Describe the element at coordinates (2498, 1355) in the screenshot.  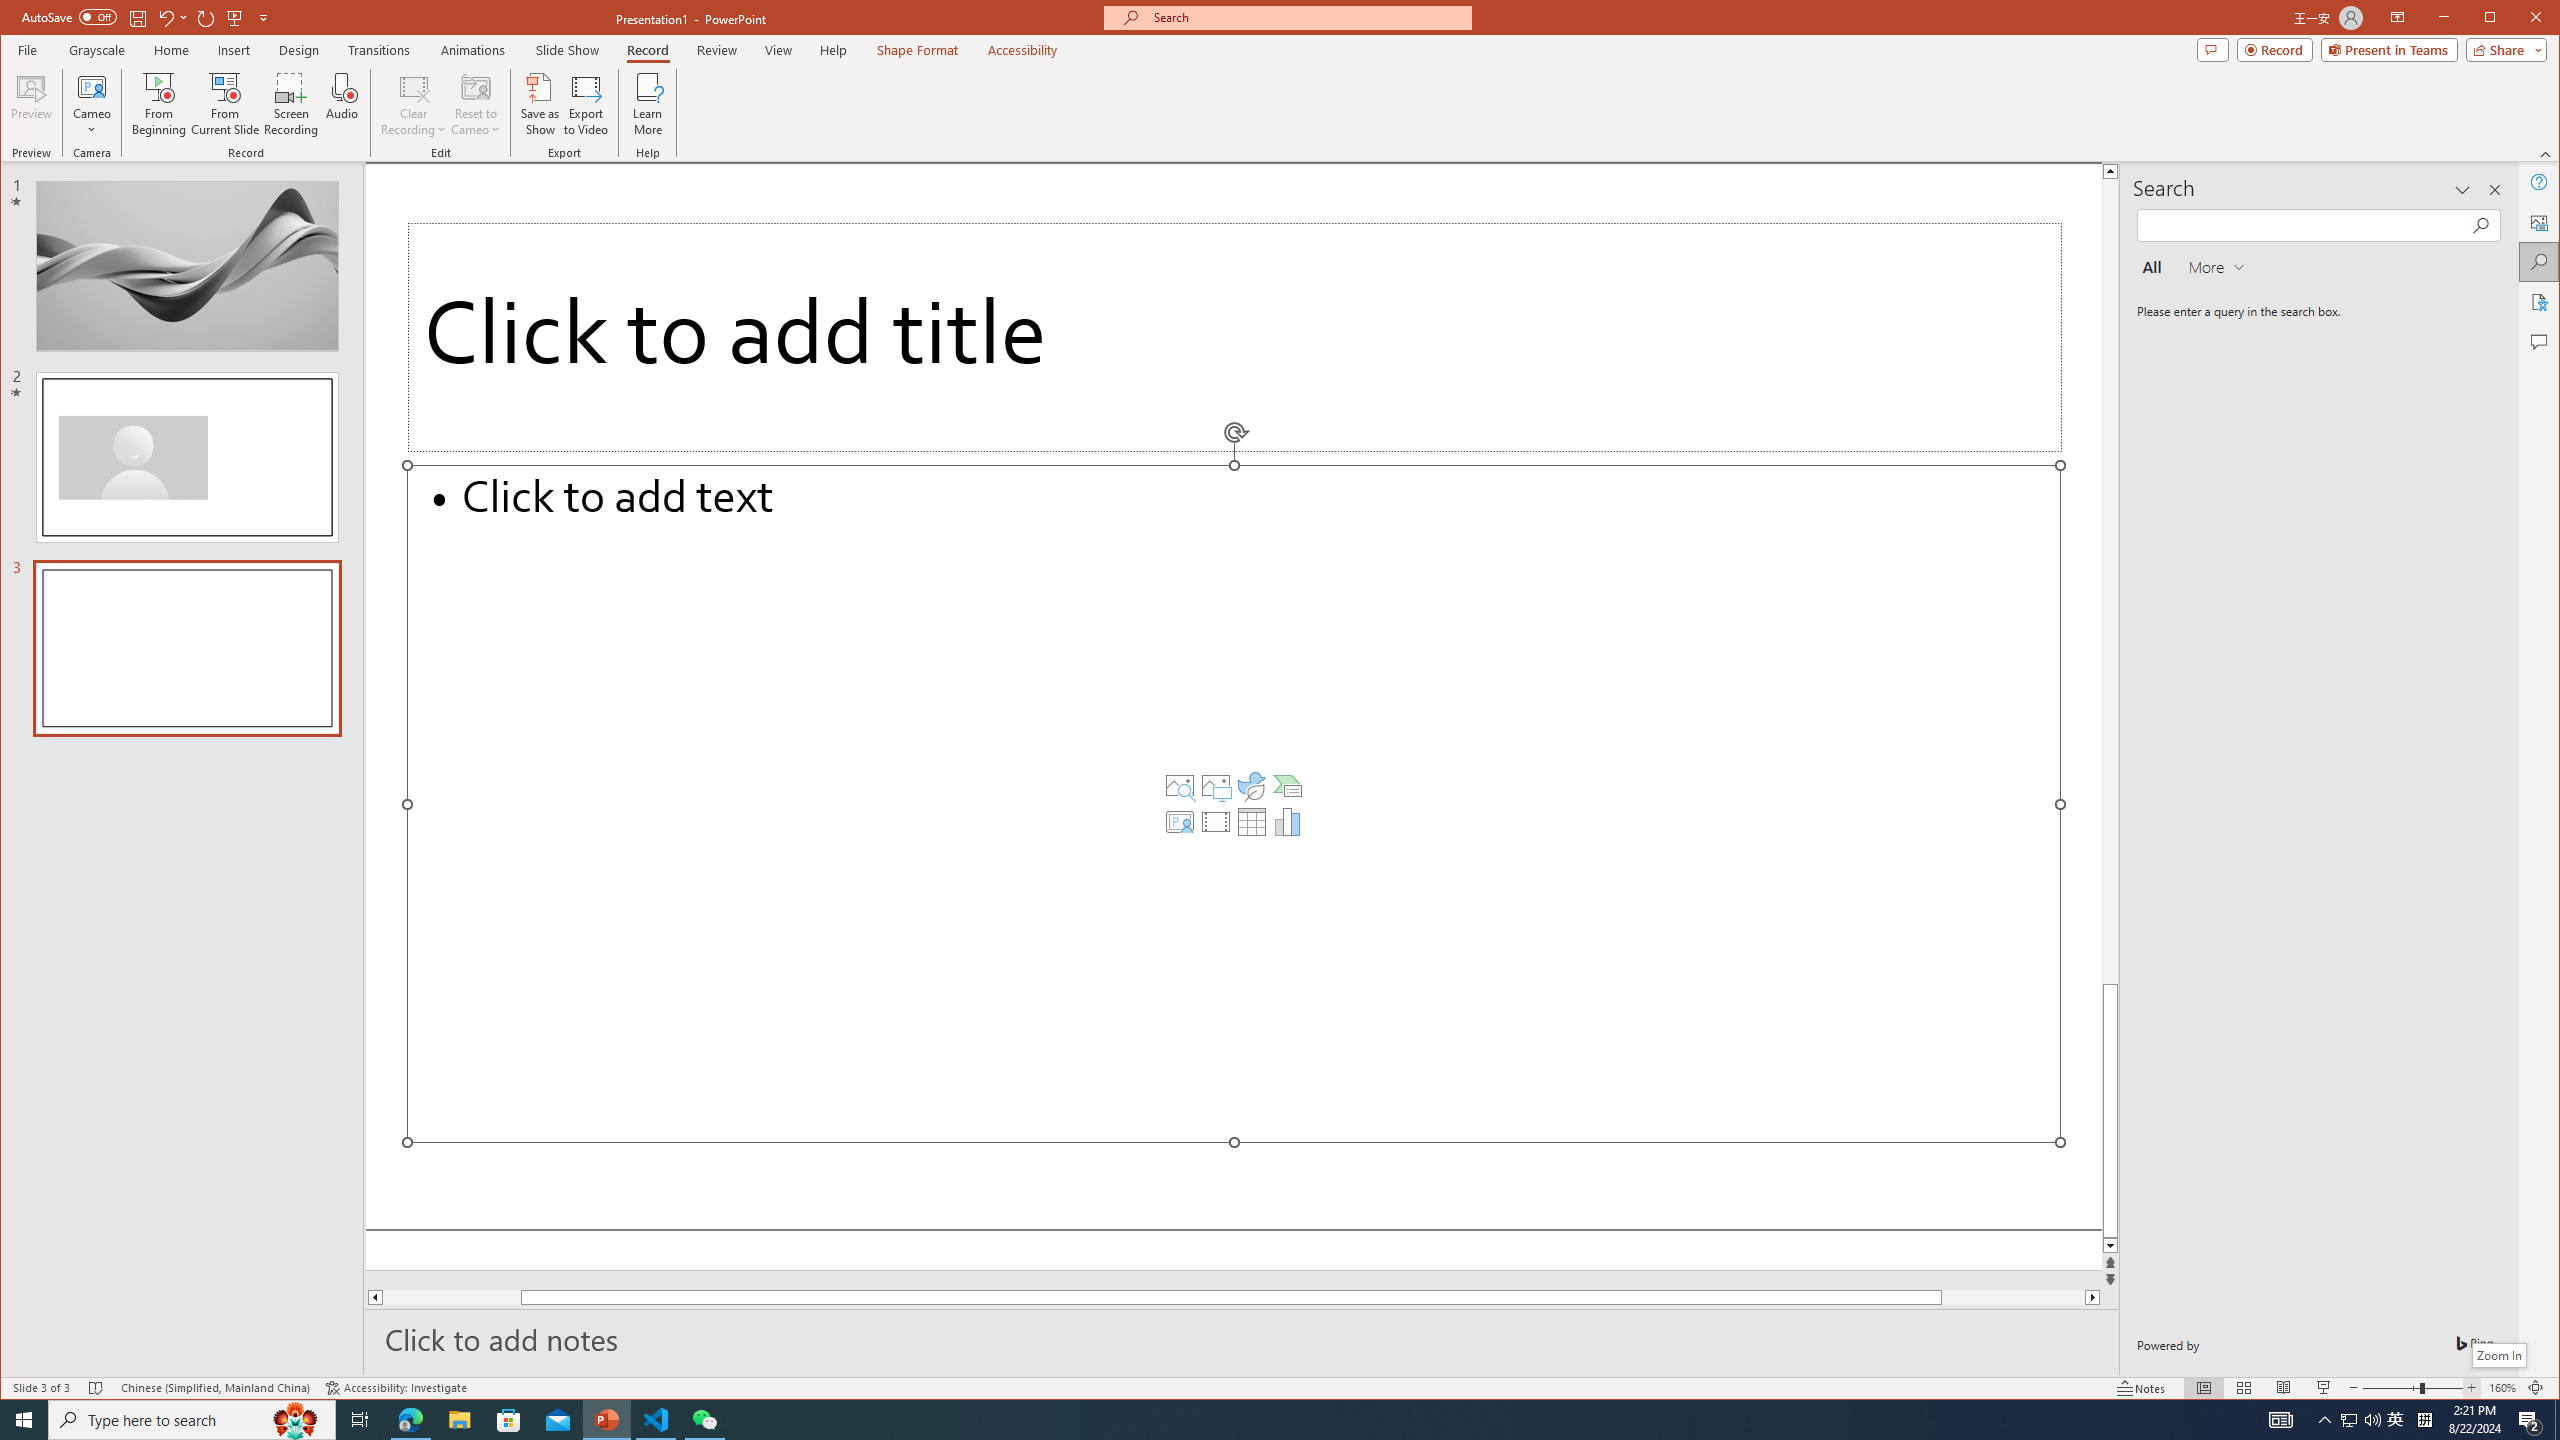
I see `'Zoom In'` at that location.